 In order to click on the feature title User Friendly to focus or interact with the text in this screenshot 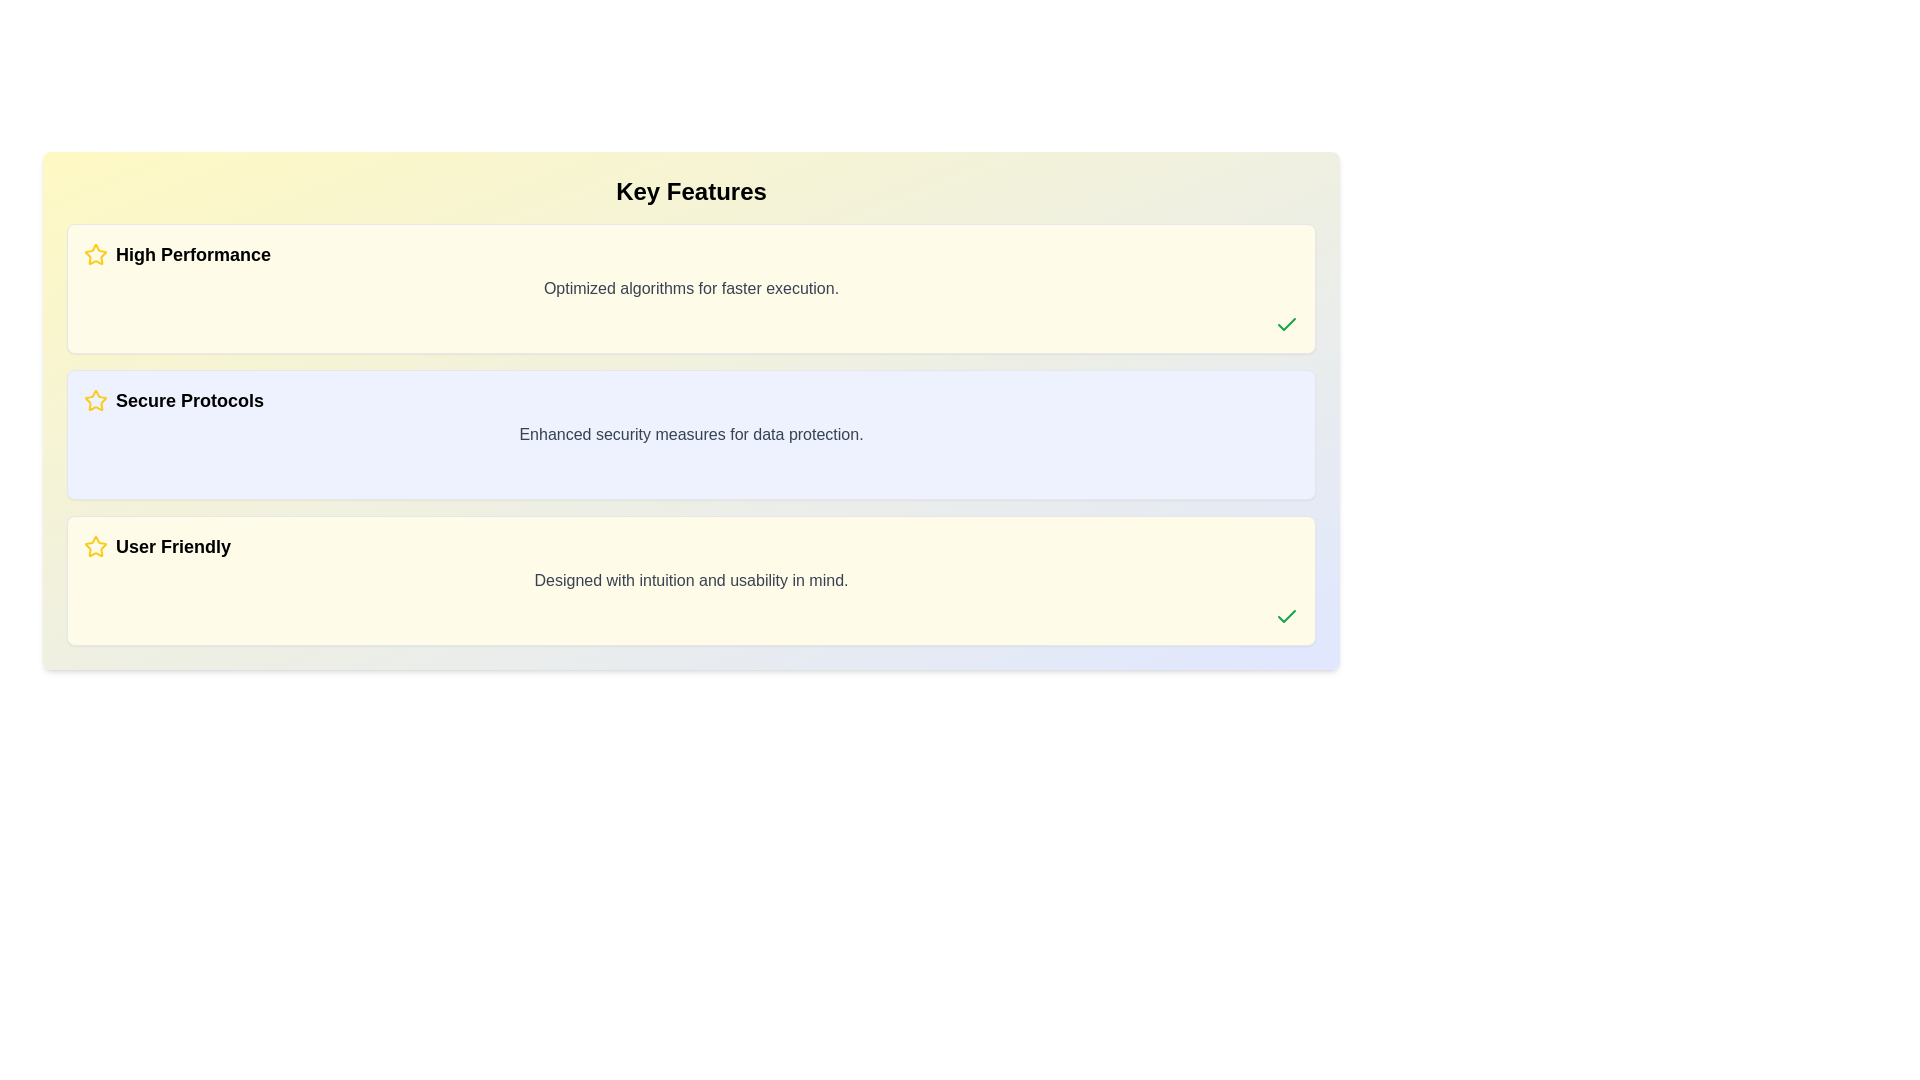, I will do `click(691, 547)`.